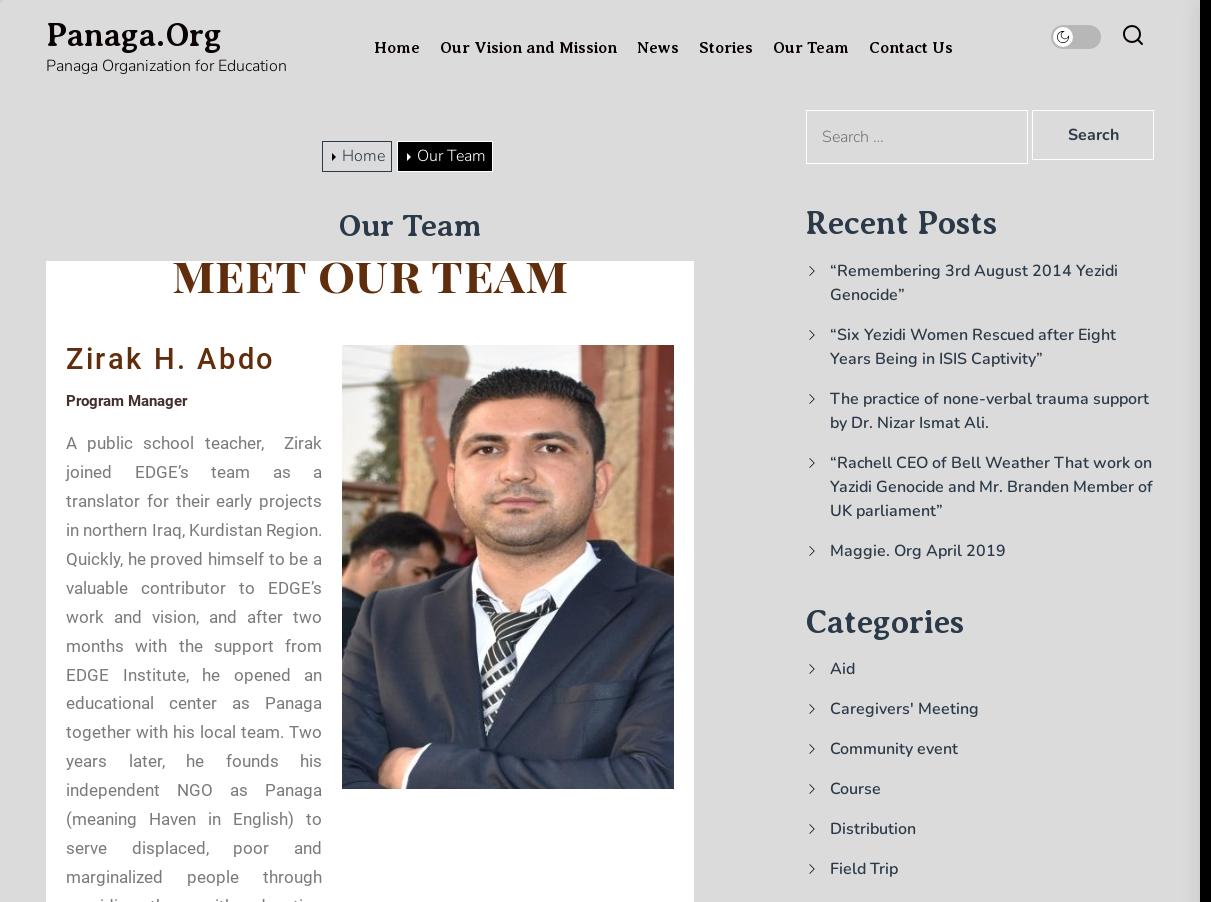  Describe the element at coordinates (830, 708) in the screenshot. I see `'Caregivers' Meeting'` at that location.